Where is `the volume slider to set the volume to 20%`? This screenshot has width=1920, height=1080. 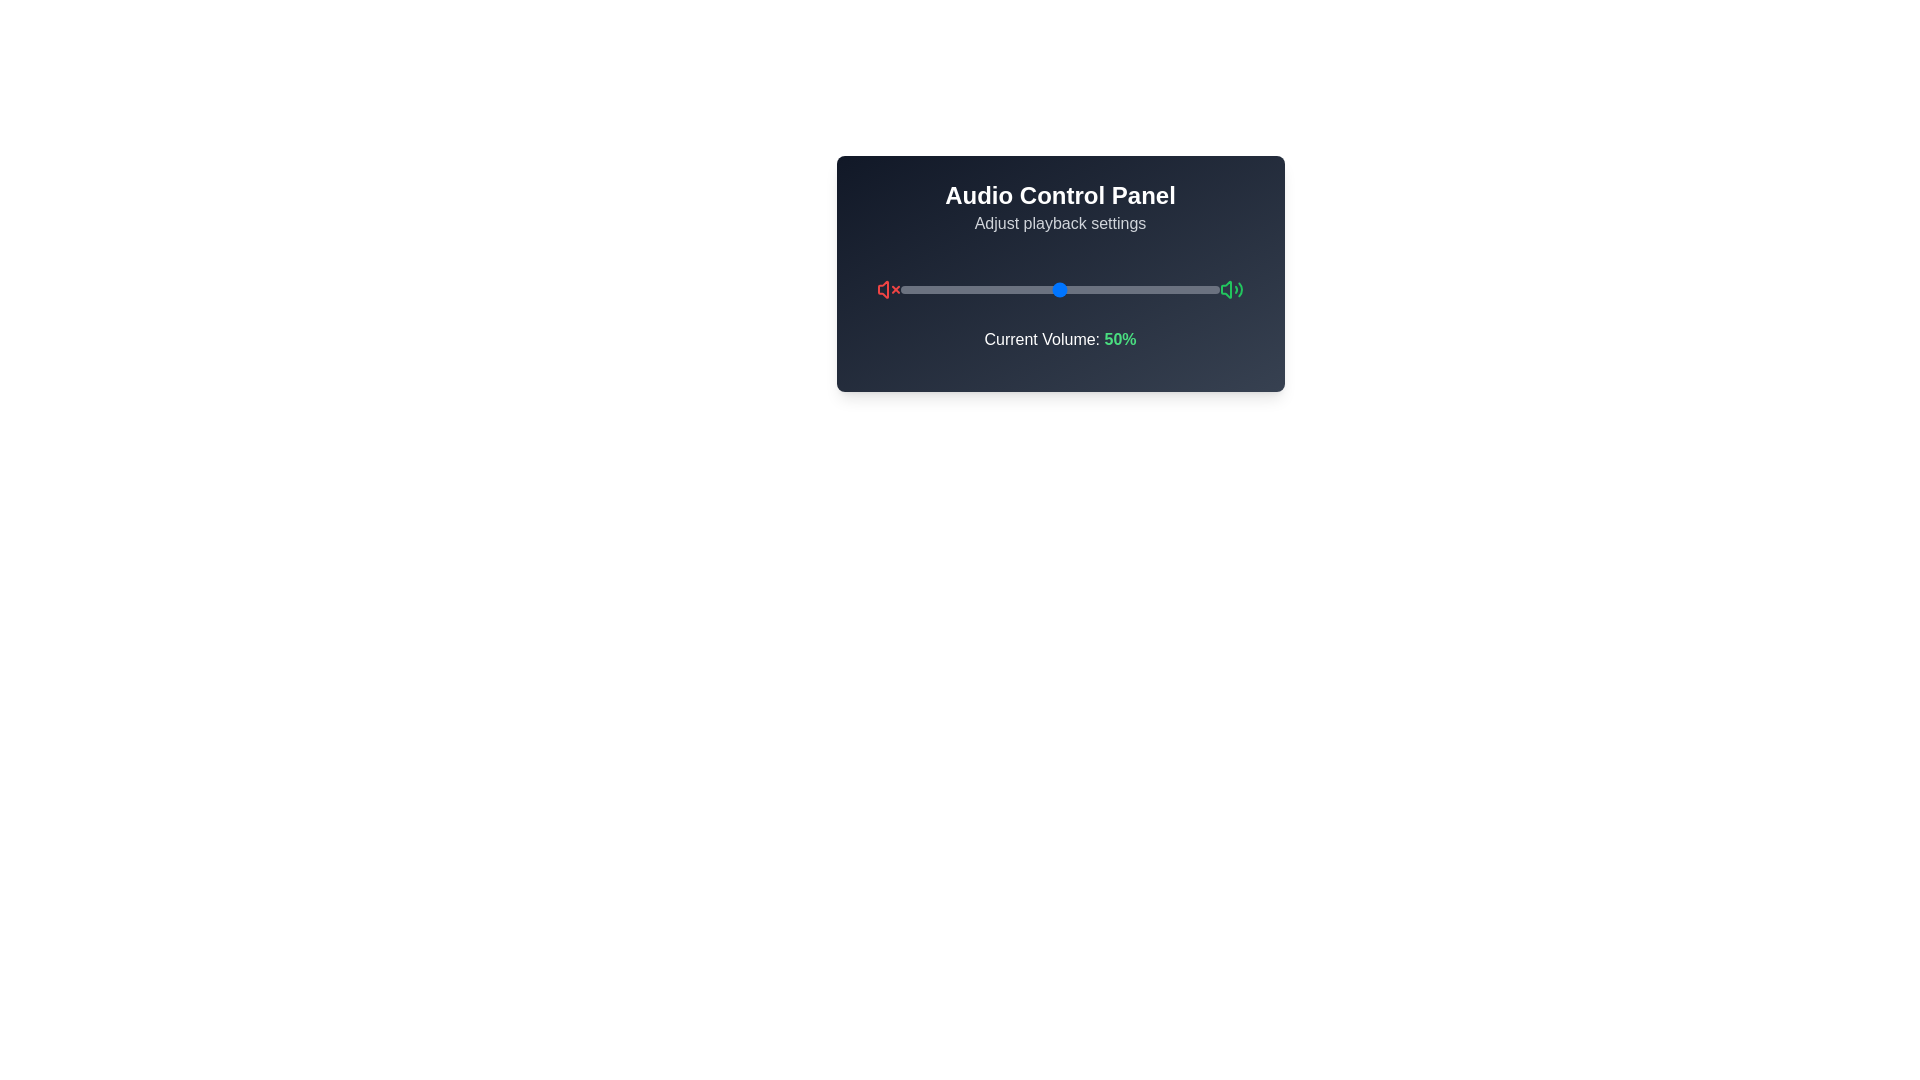 the volume slider to set the volume to 20% is located at coordinates (964, 289).